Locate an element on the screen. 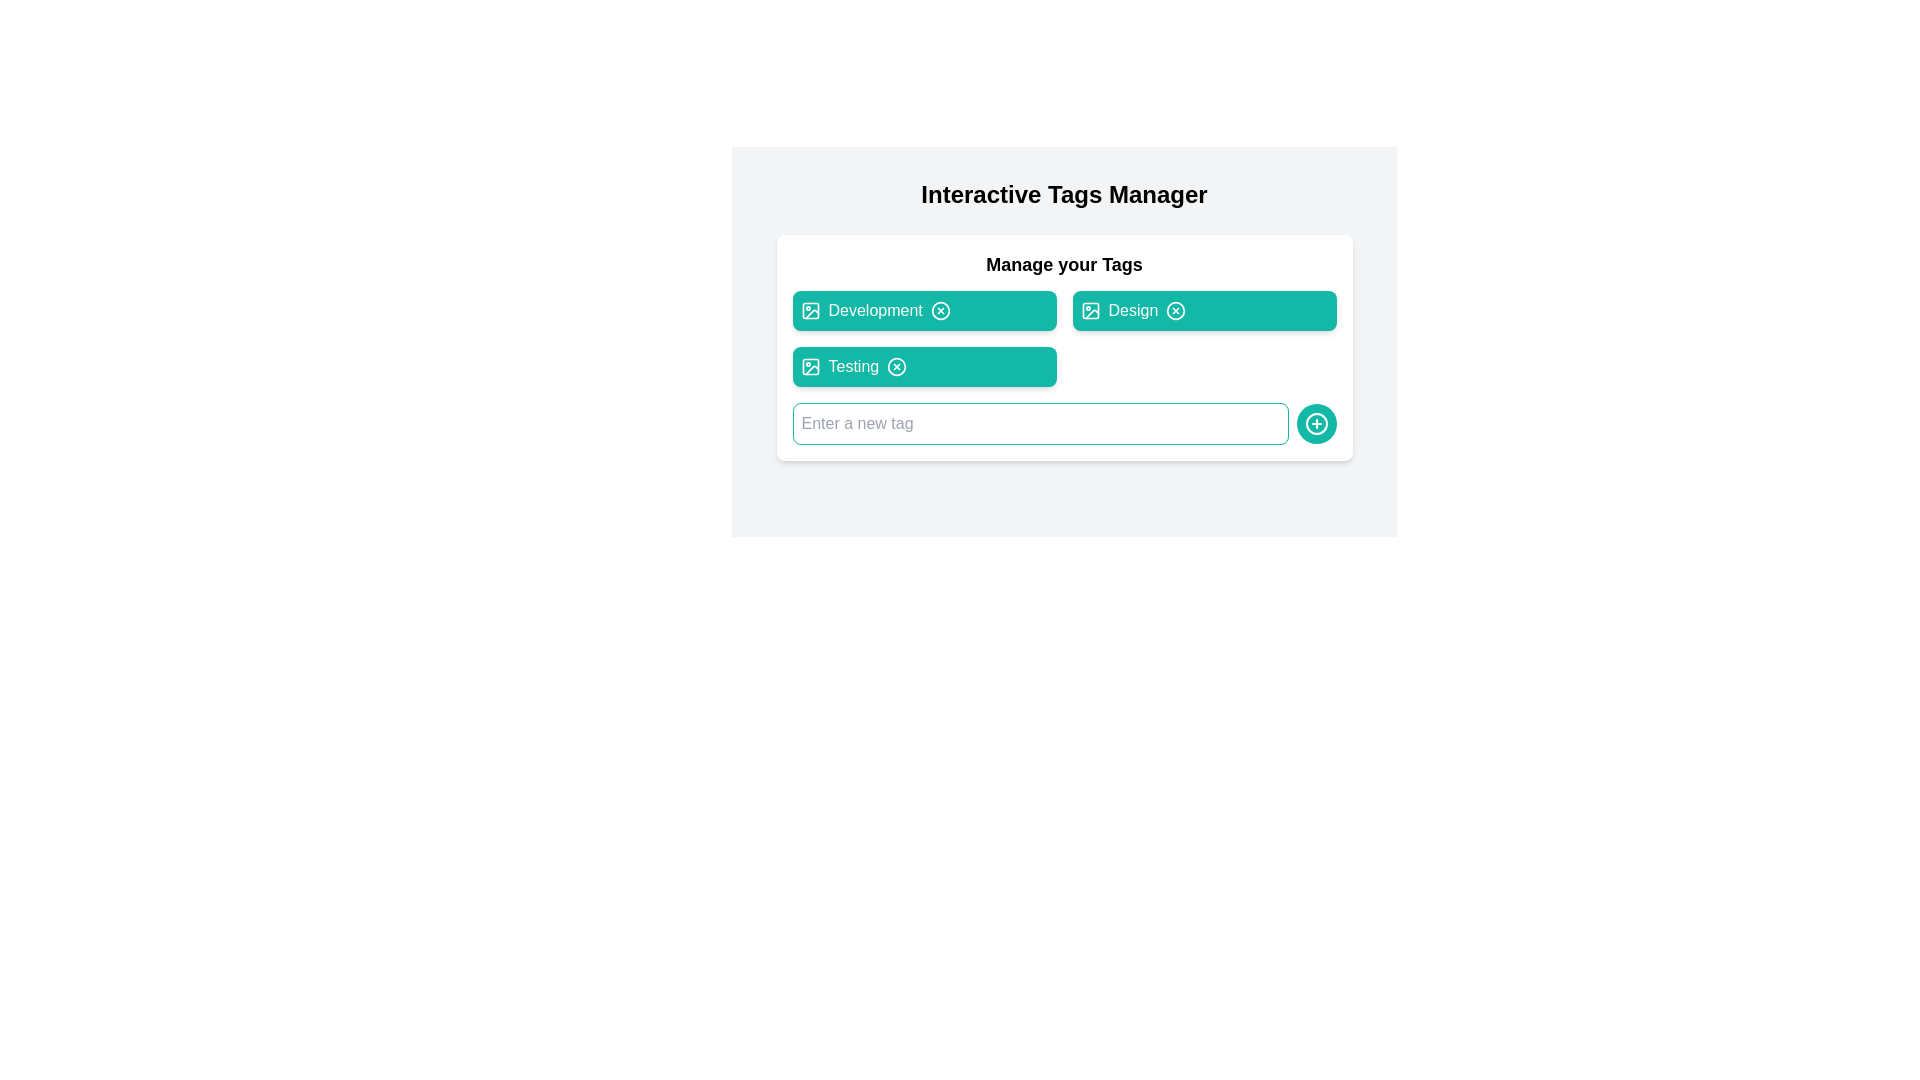 This screenshot has height=1080, width=1920. the circular graphic component (SVG) representing the delete functionality of the 'Development' tag, which is visually centered within the icon adjacent to the tag label is located at coordinates (939, 311).